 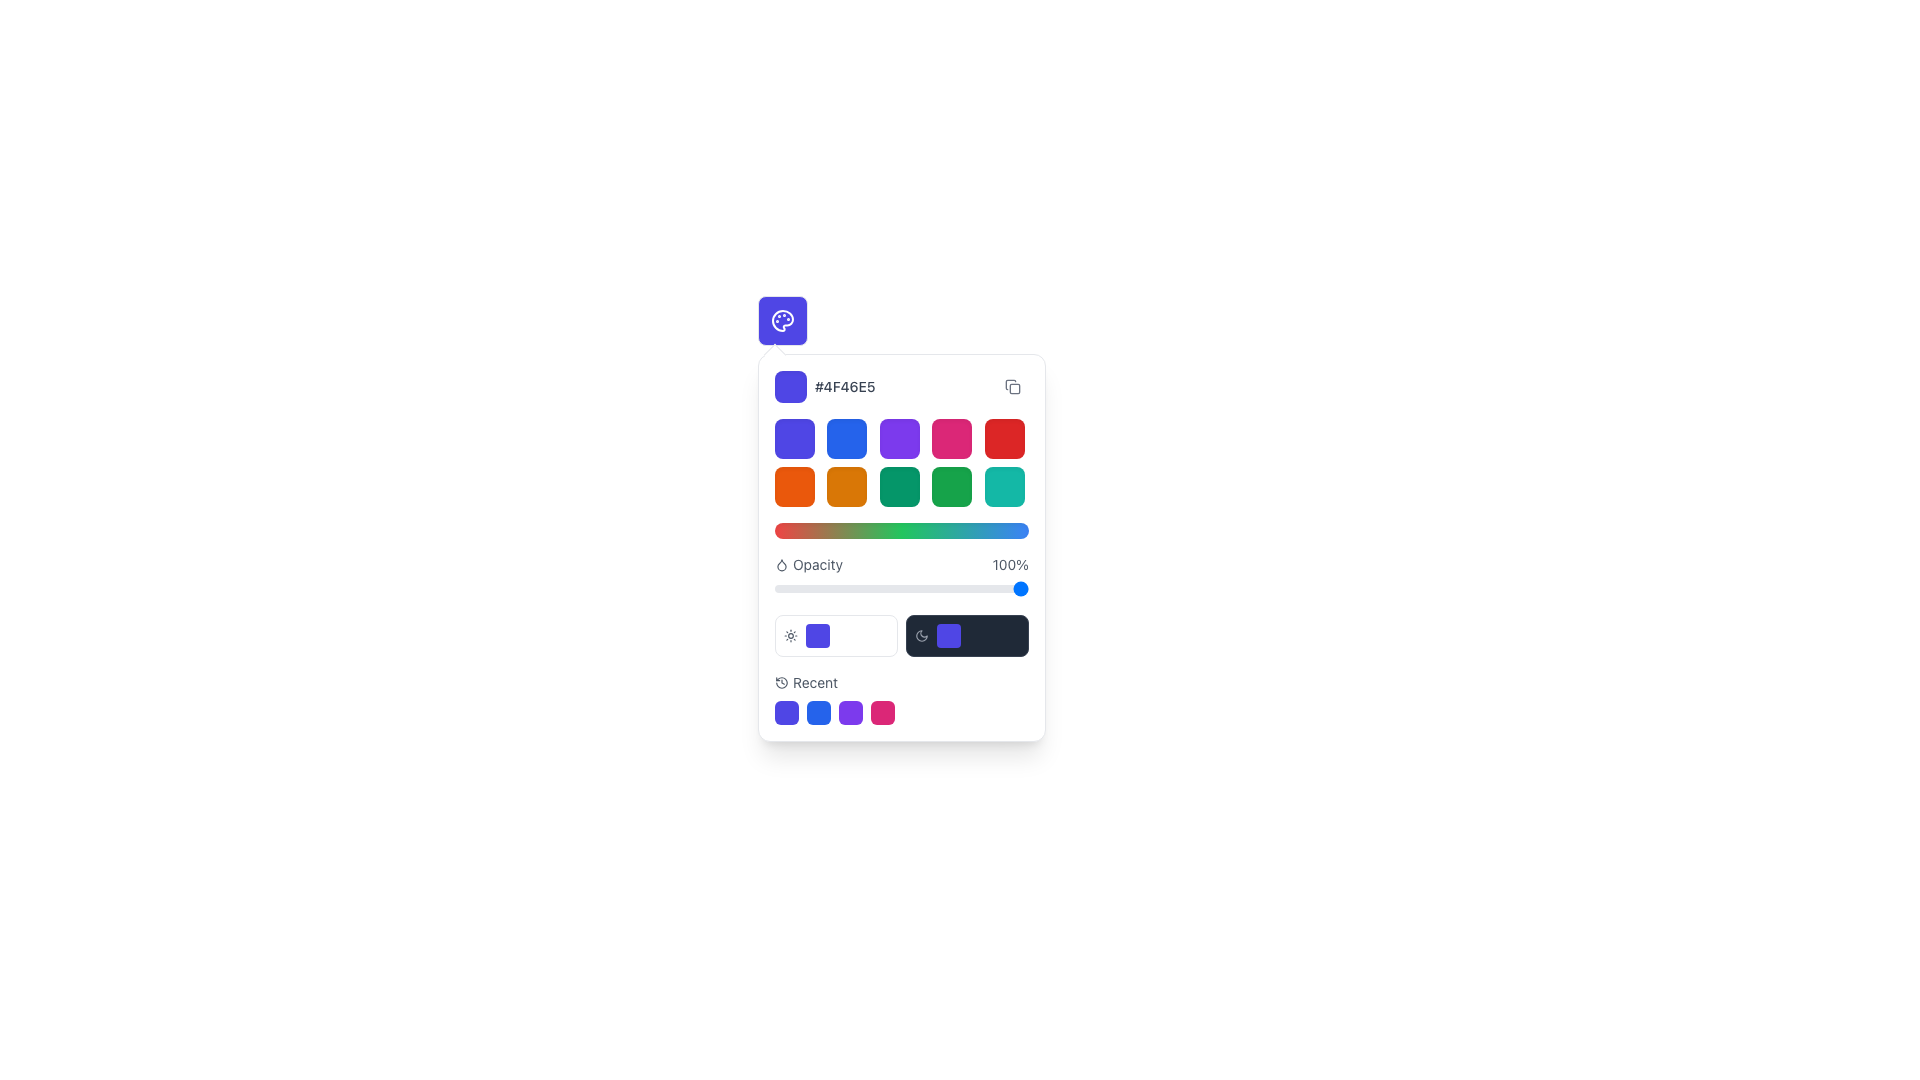 I want to click on the red color selection button, which is the fifth square in the top row of a 5x2 grid of color squares, so click(x=1004, y=438).